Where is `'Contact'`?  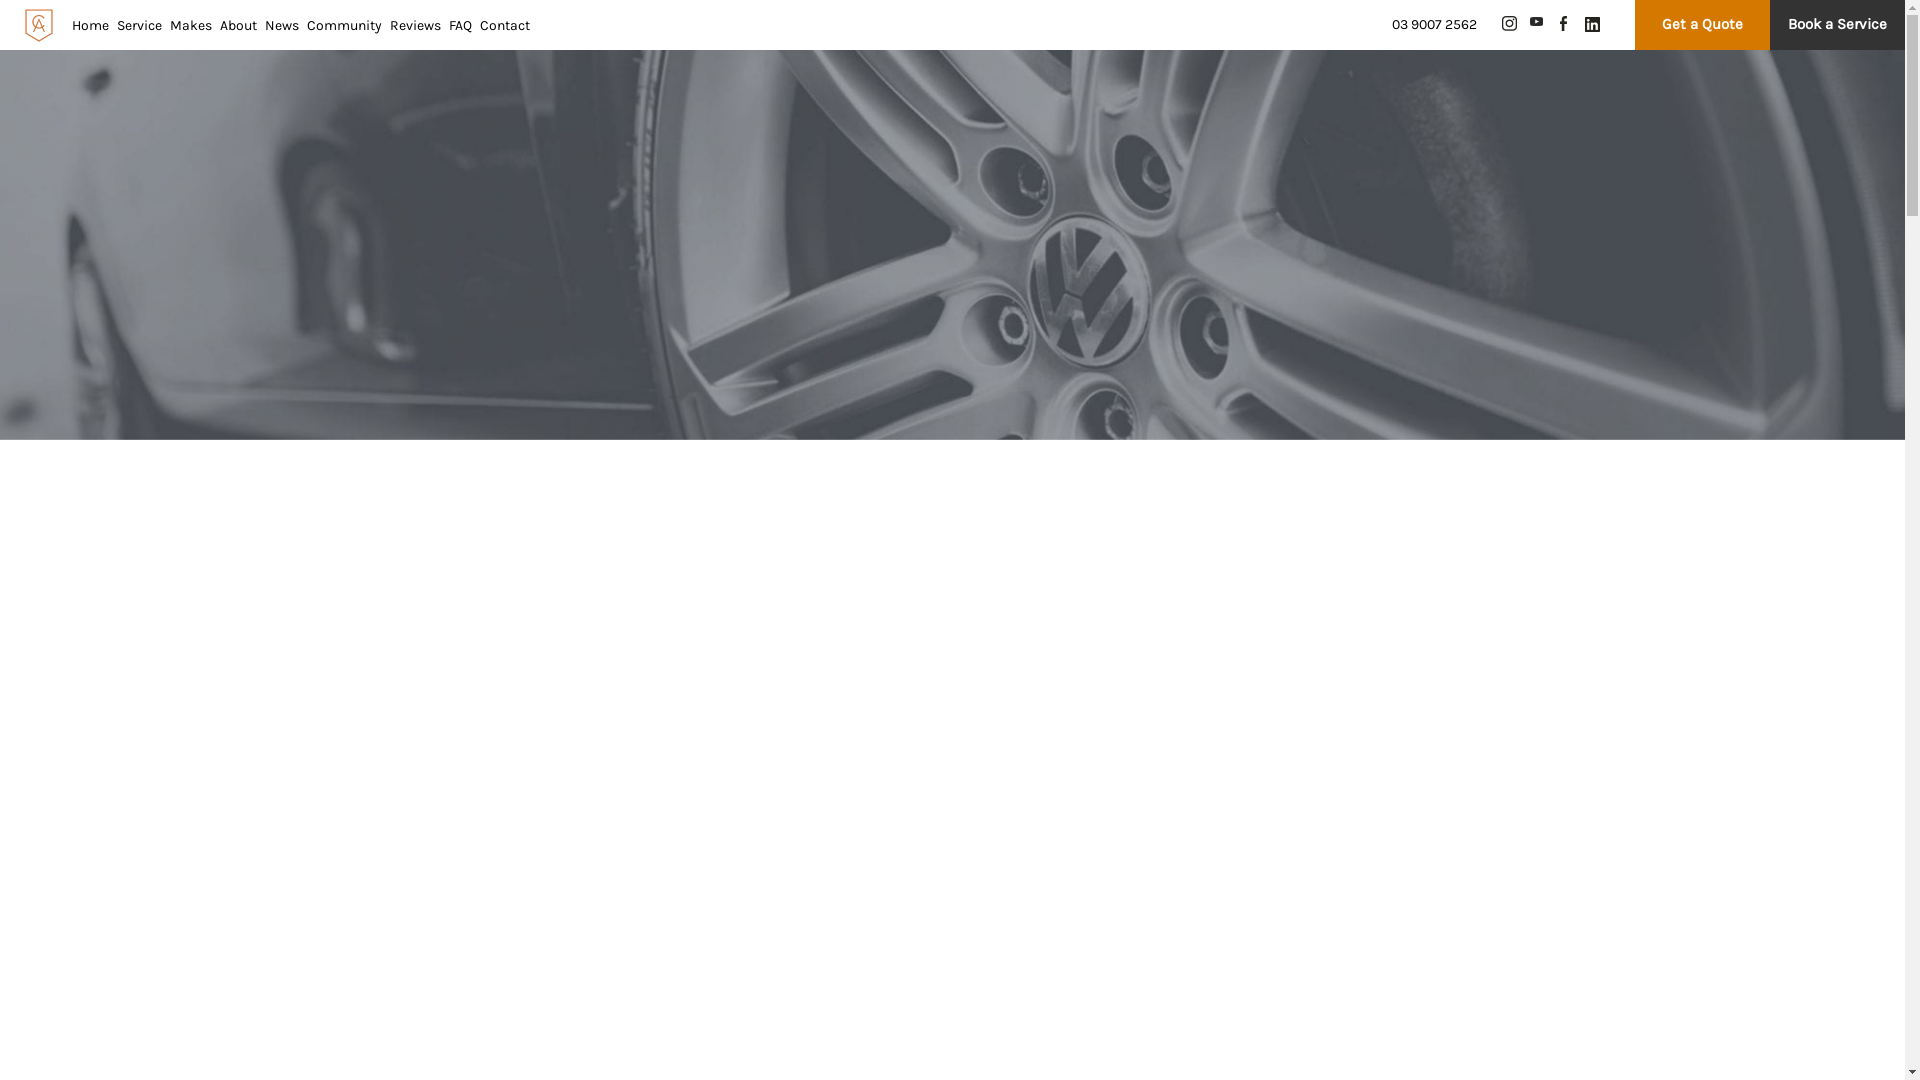 'Contact' is located at coordinates (480, 25).